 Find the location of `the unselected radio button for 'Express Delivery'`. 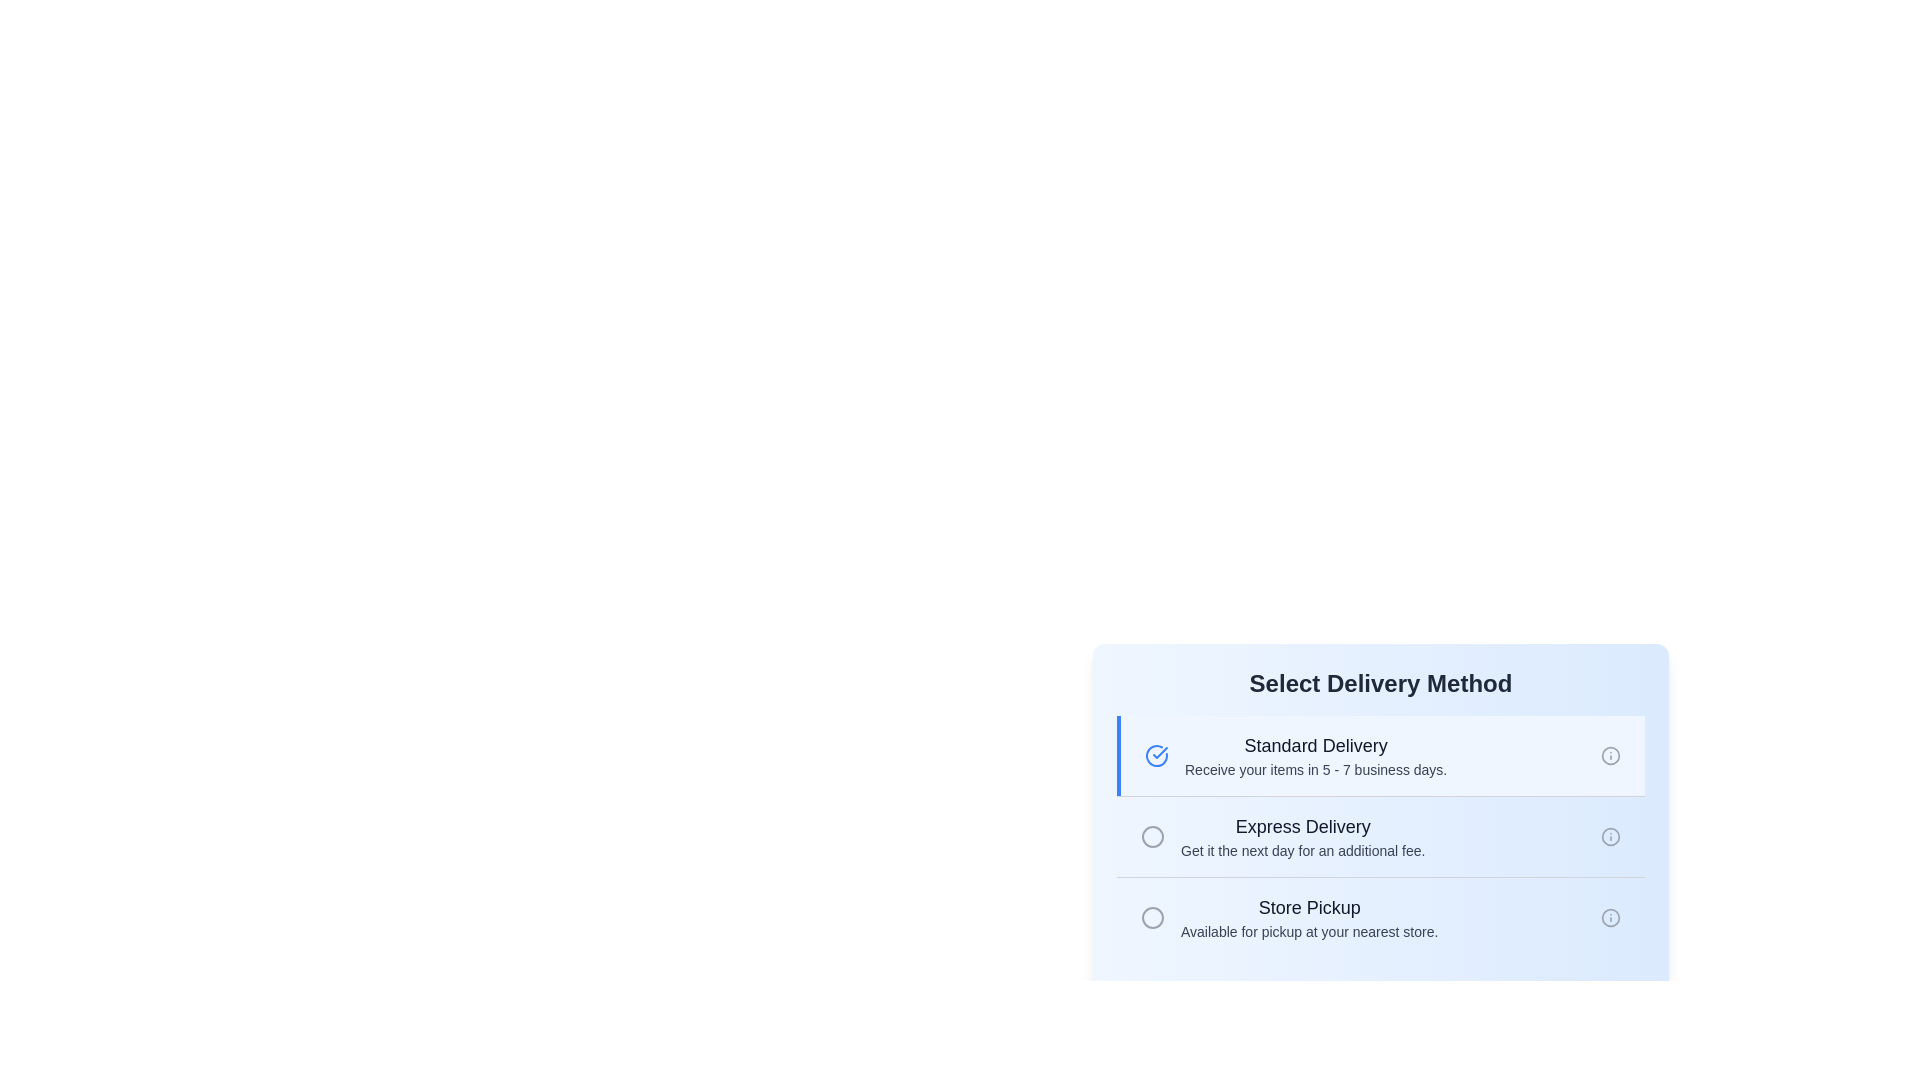

the unselected radio button for 'Express Delivery' is located at coordinates (1152, 837).